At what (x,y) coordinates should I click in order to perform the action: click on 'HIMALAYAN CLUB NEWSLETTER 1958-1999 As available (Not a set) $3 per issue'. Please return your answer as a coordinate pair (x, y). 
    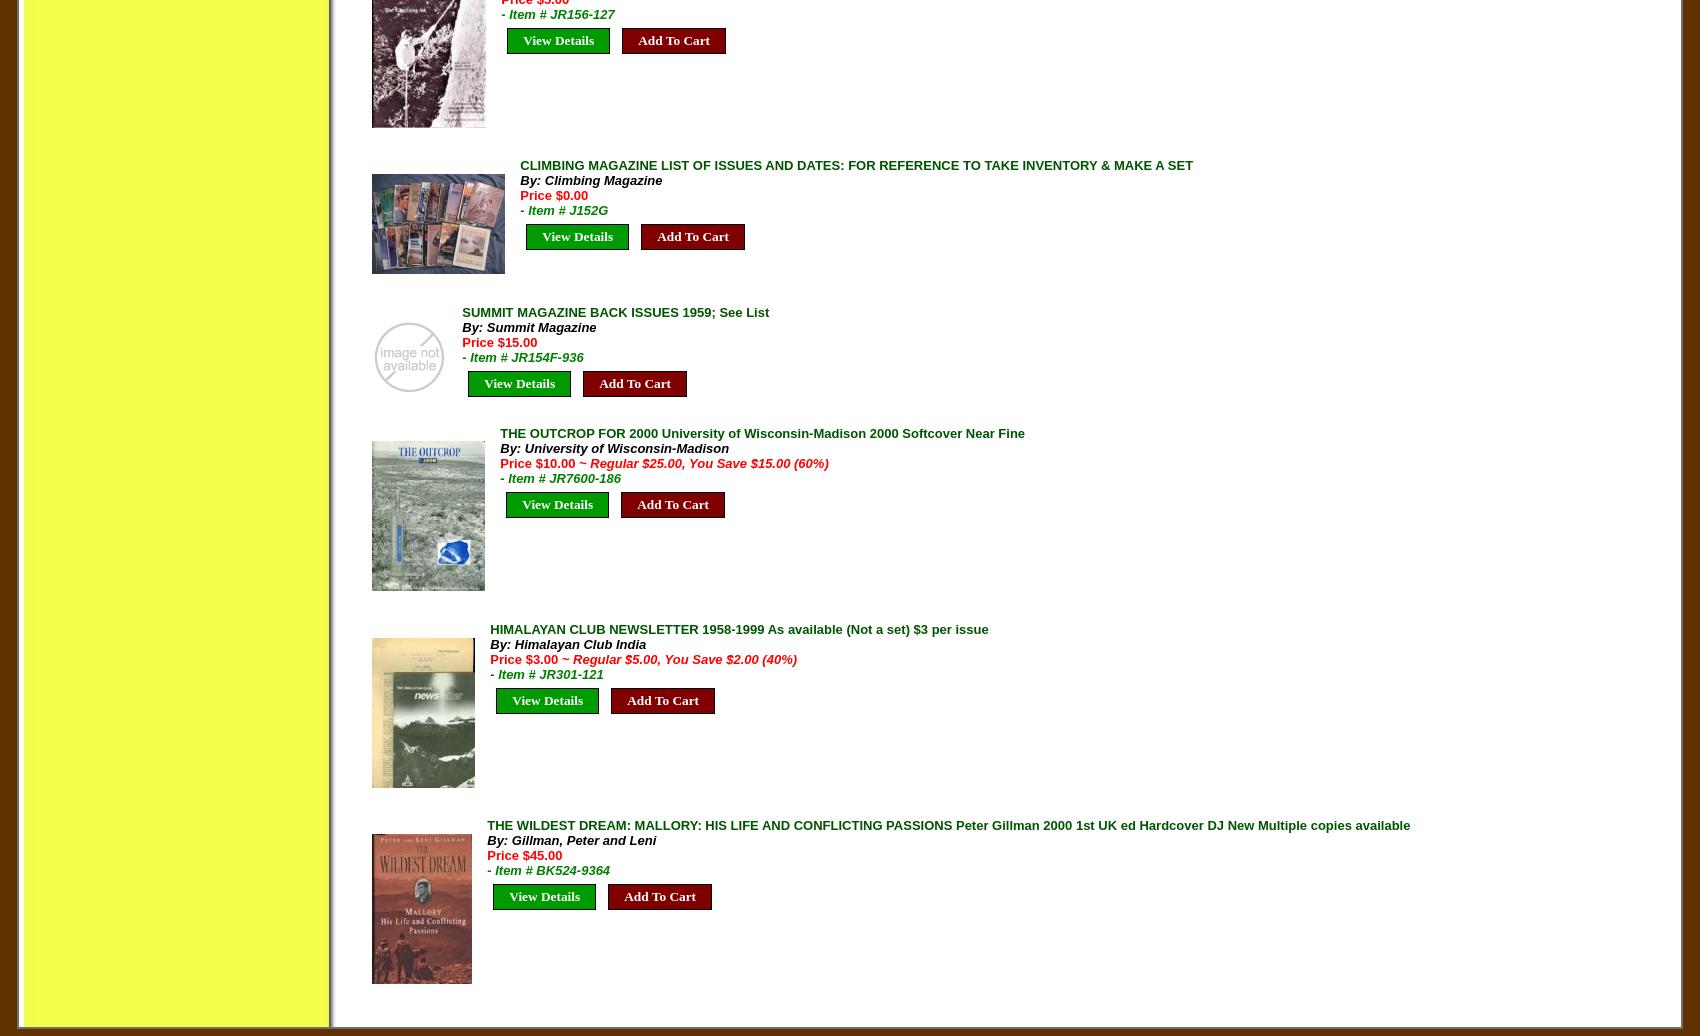
    Looking at the image, I should click on (738, 629).